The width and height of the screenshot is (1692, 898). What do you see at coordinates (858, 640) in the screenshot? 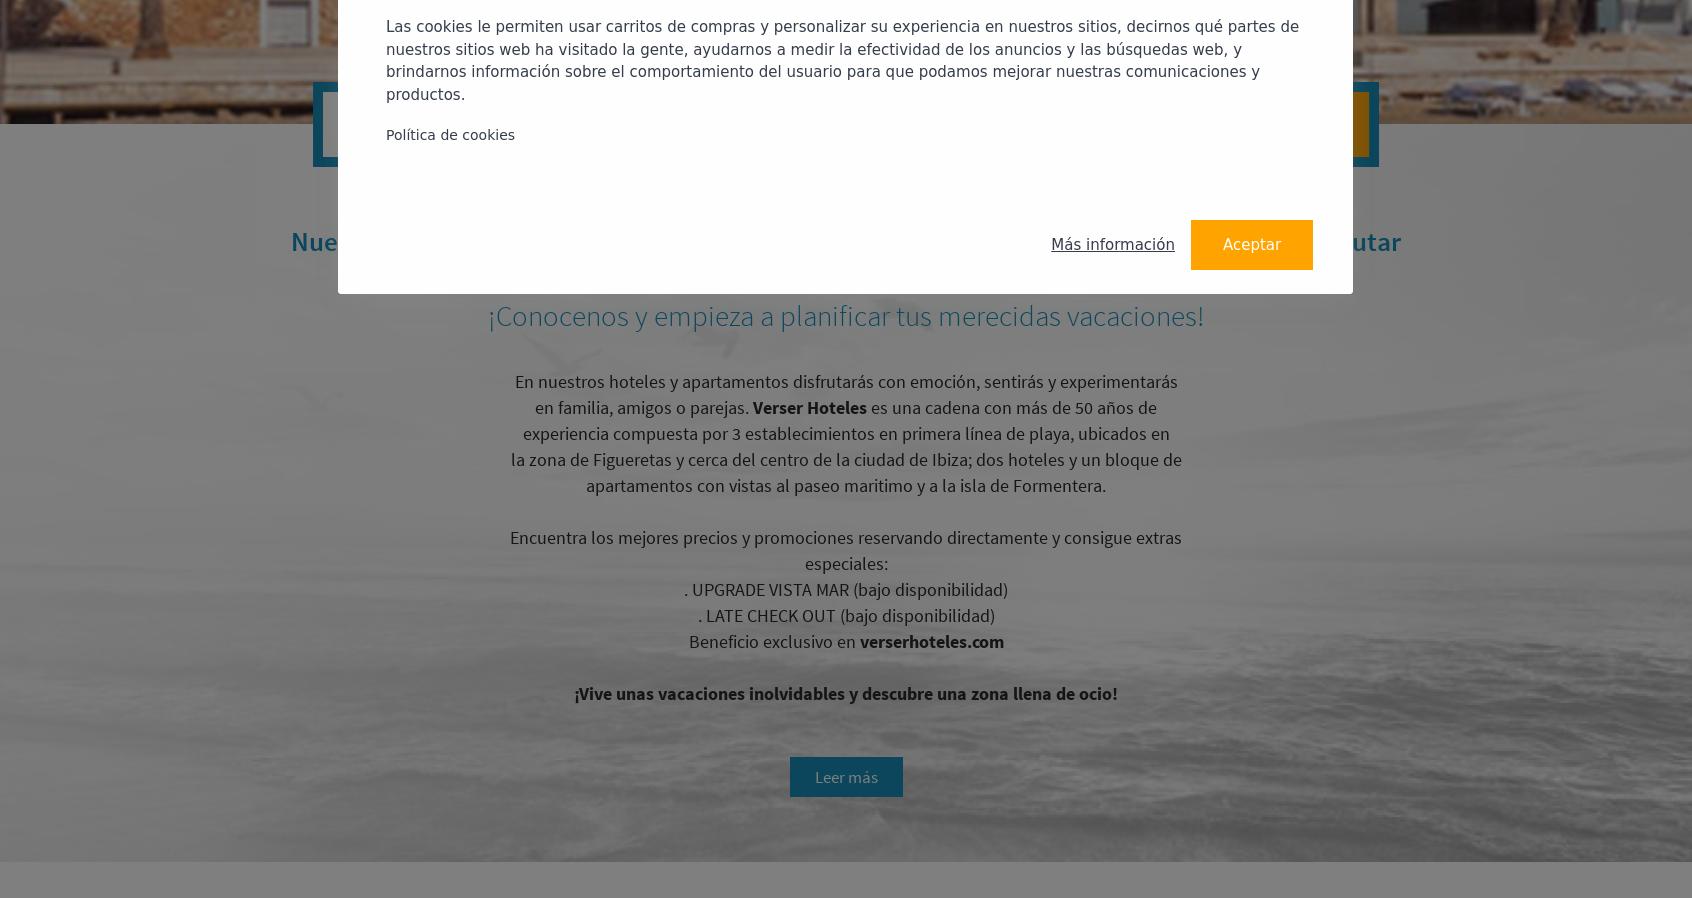
I see `'verserhoteles.com'` at bounding box center [858, 640].